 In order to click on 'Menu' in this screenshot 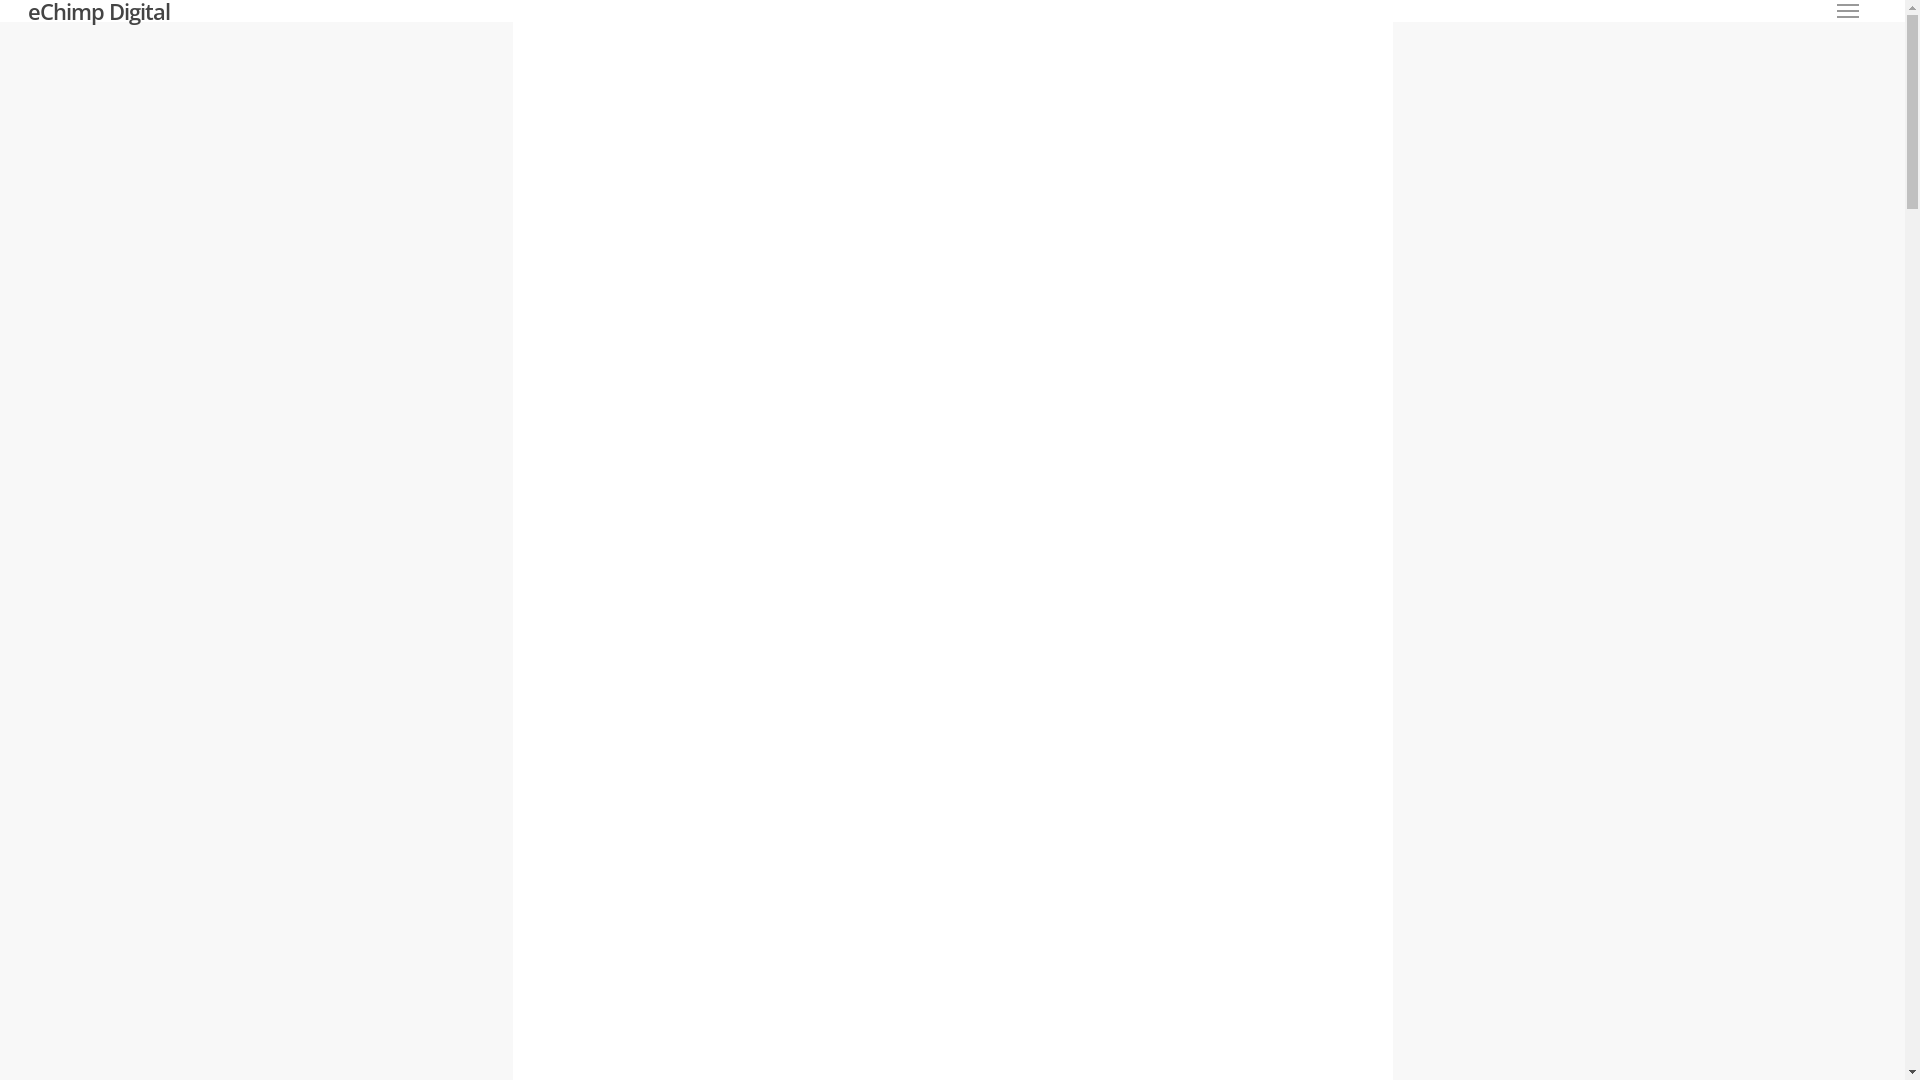, I will do `click(1847, 11)`.